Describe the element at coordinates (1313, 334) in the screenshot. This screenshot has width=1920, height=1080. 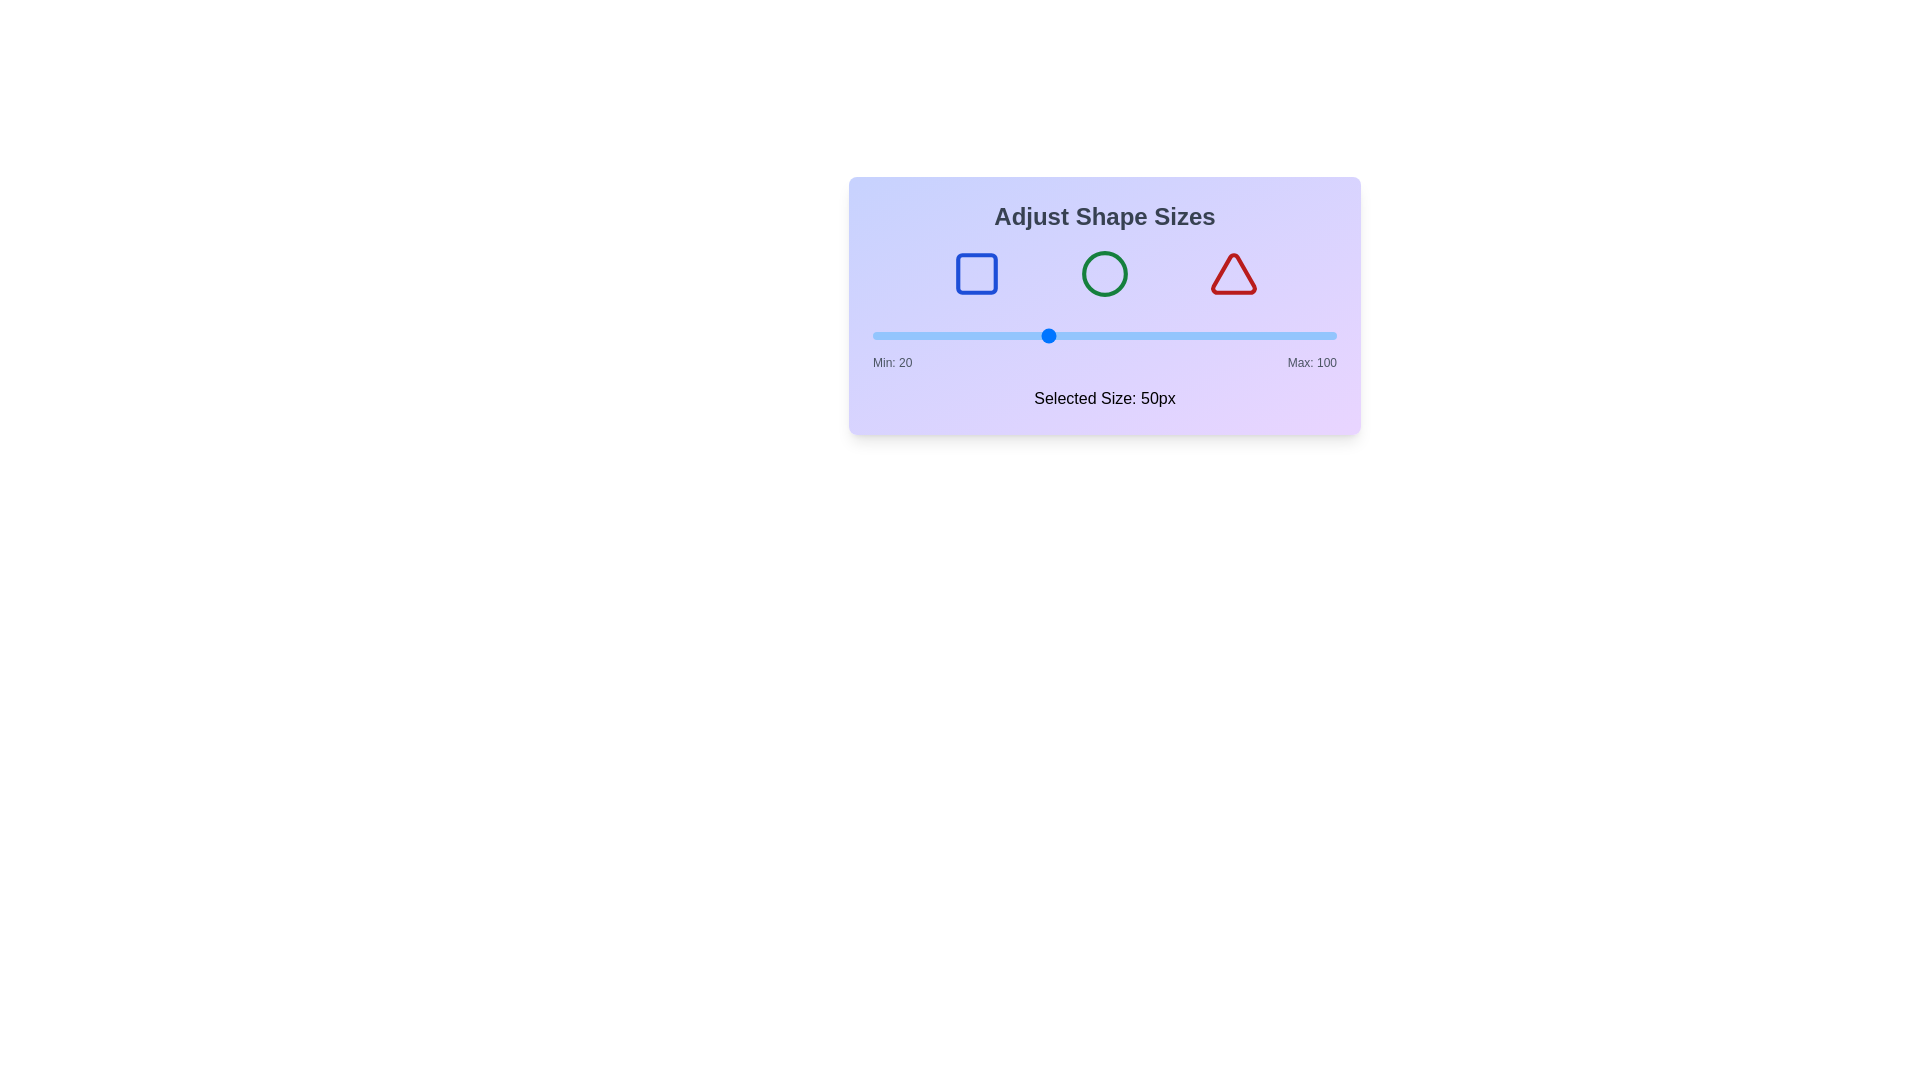
I see `the slider to set the size to 96 px` at that location.